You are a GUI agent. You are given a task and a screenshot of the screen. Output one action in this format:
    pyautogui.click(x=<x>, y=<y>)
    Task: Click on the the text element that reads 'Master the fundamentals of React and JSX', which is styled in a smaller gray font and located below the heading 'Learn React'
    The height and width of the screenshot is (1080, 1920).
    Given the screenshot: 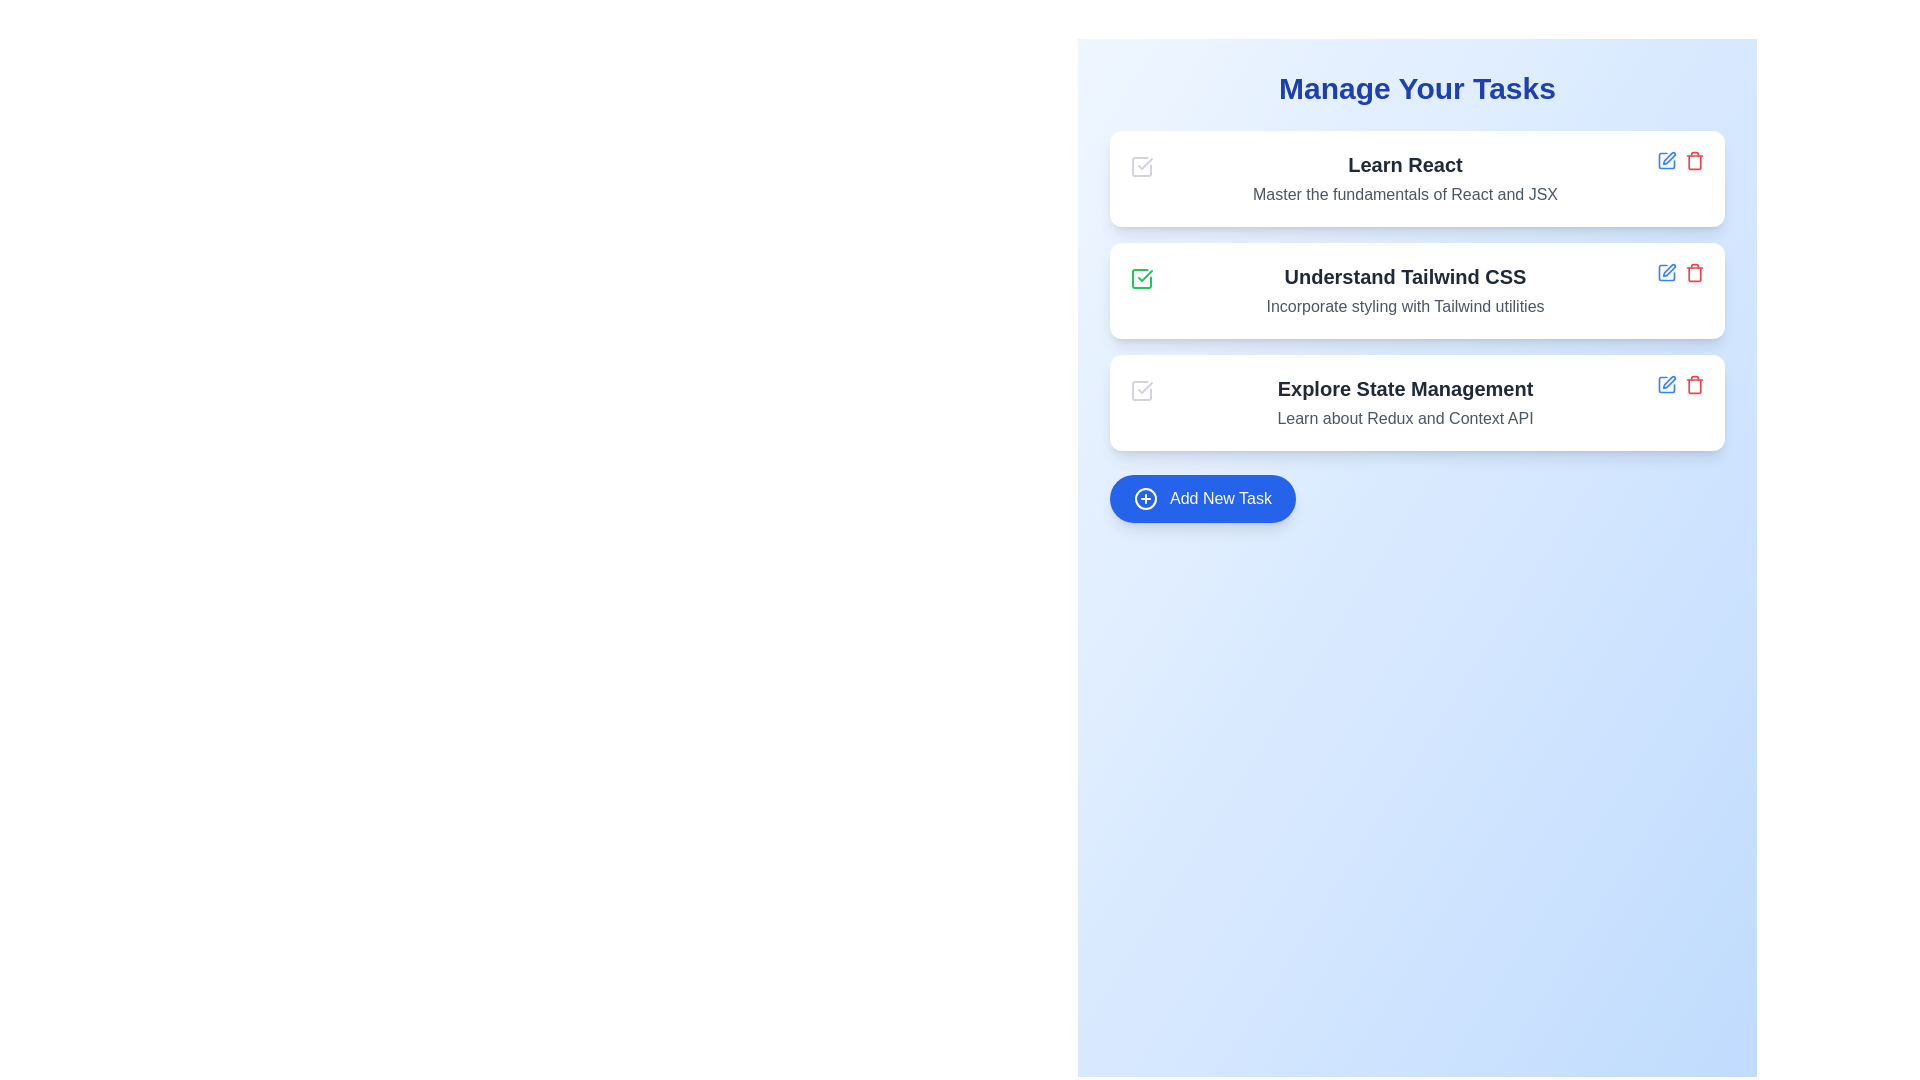 What is the action you would take?
    pyautogui.click(x=1404, y=195)
    